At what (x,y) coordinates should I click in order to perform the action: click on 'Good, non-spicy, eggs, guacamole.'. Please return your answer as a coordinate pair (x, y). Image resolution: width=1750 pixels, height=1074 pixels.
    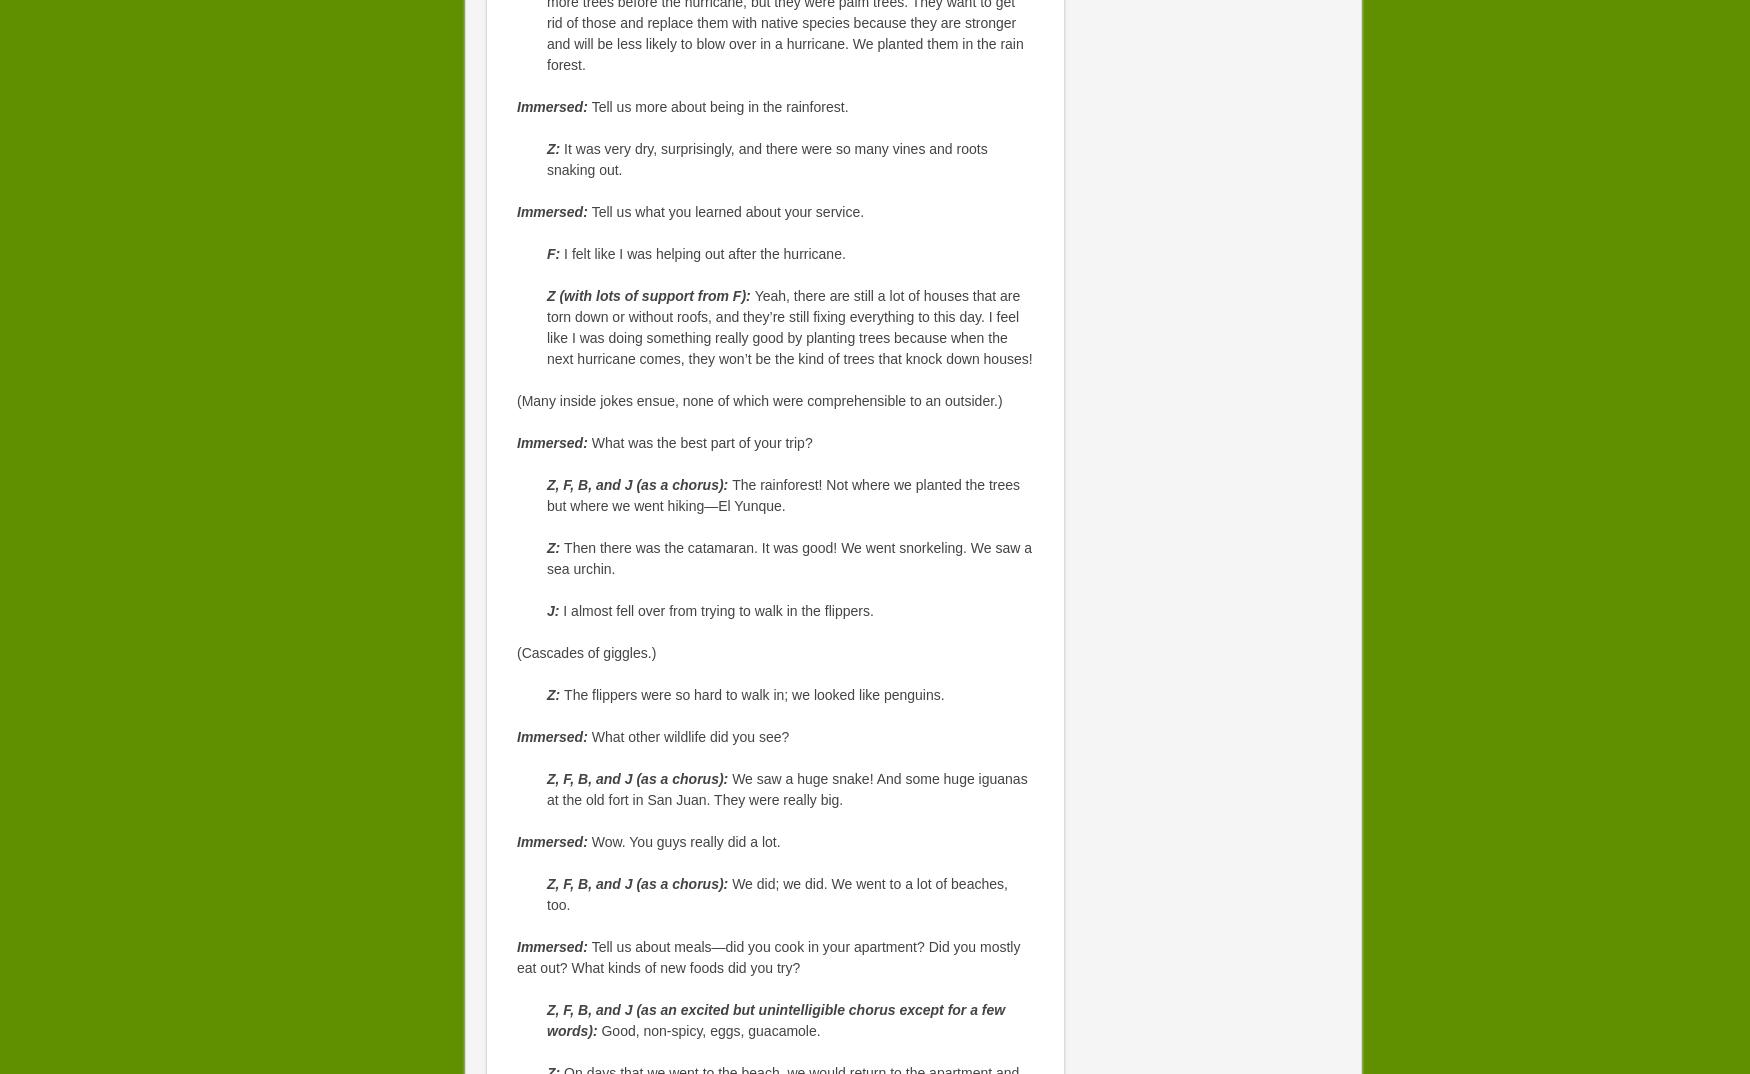
    Looking at the image, I should click on (710, 1031).